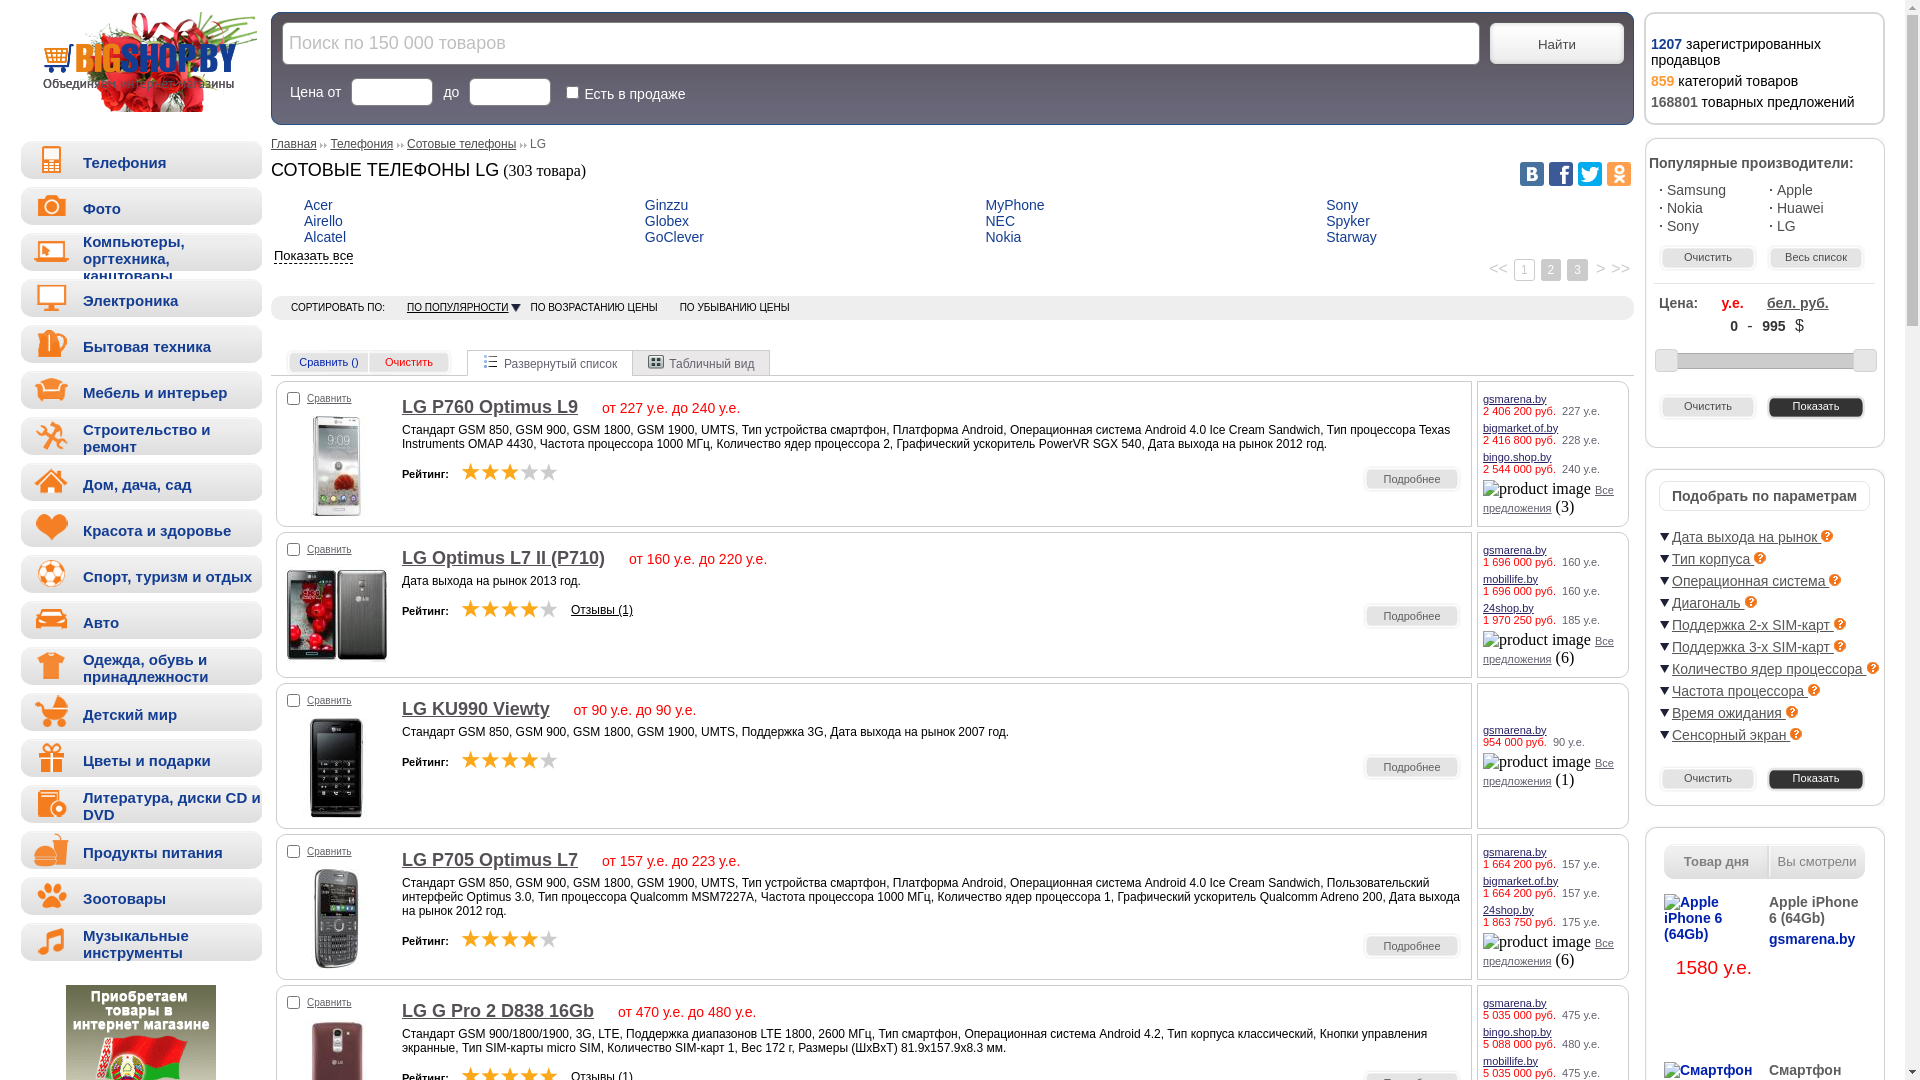 This screenshot has width=1920, height=1080. I want to click on 'LG KU990 Viewty', so click(474, 708).